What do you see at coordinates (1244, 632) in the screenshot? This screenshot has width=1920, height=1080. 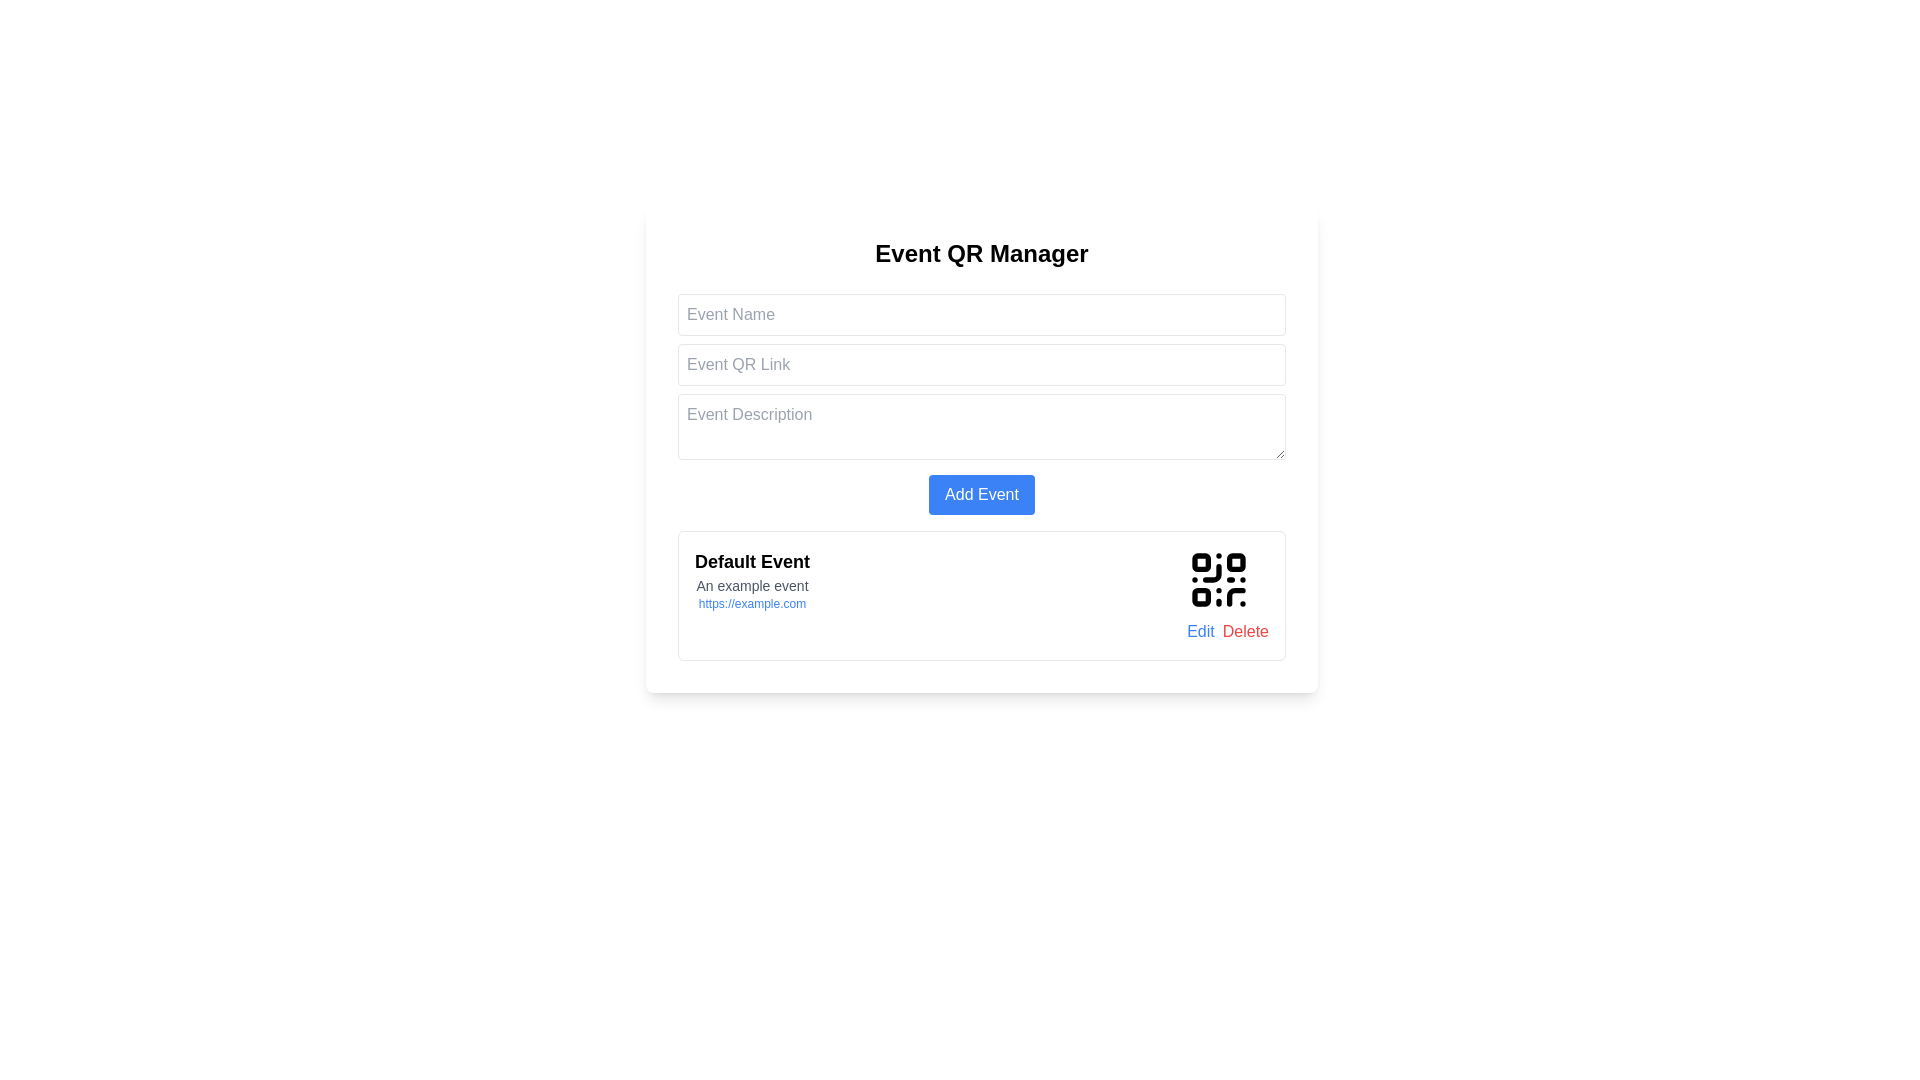 I see `the 'Delete' clickable text link` at bounding box center [1244, 632].